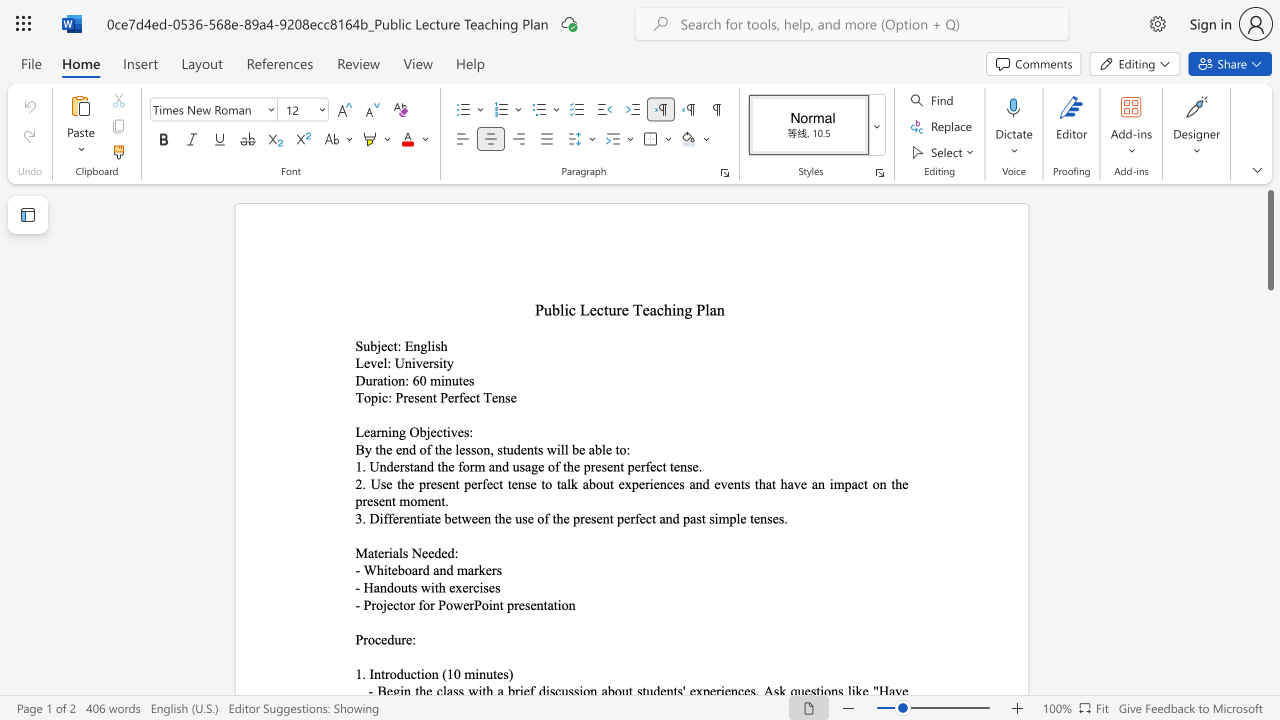 The width and height of the screenshot is (1280, 720). What do you see at coordinates (401, 553) in the screenshot?
I see `the subset text "s Needed:" within the text "Materials Needed:"` at bounding box center [401, 553].